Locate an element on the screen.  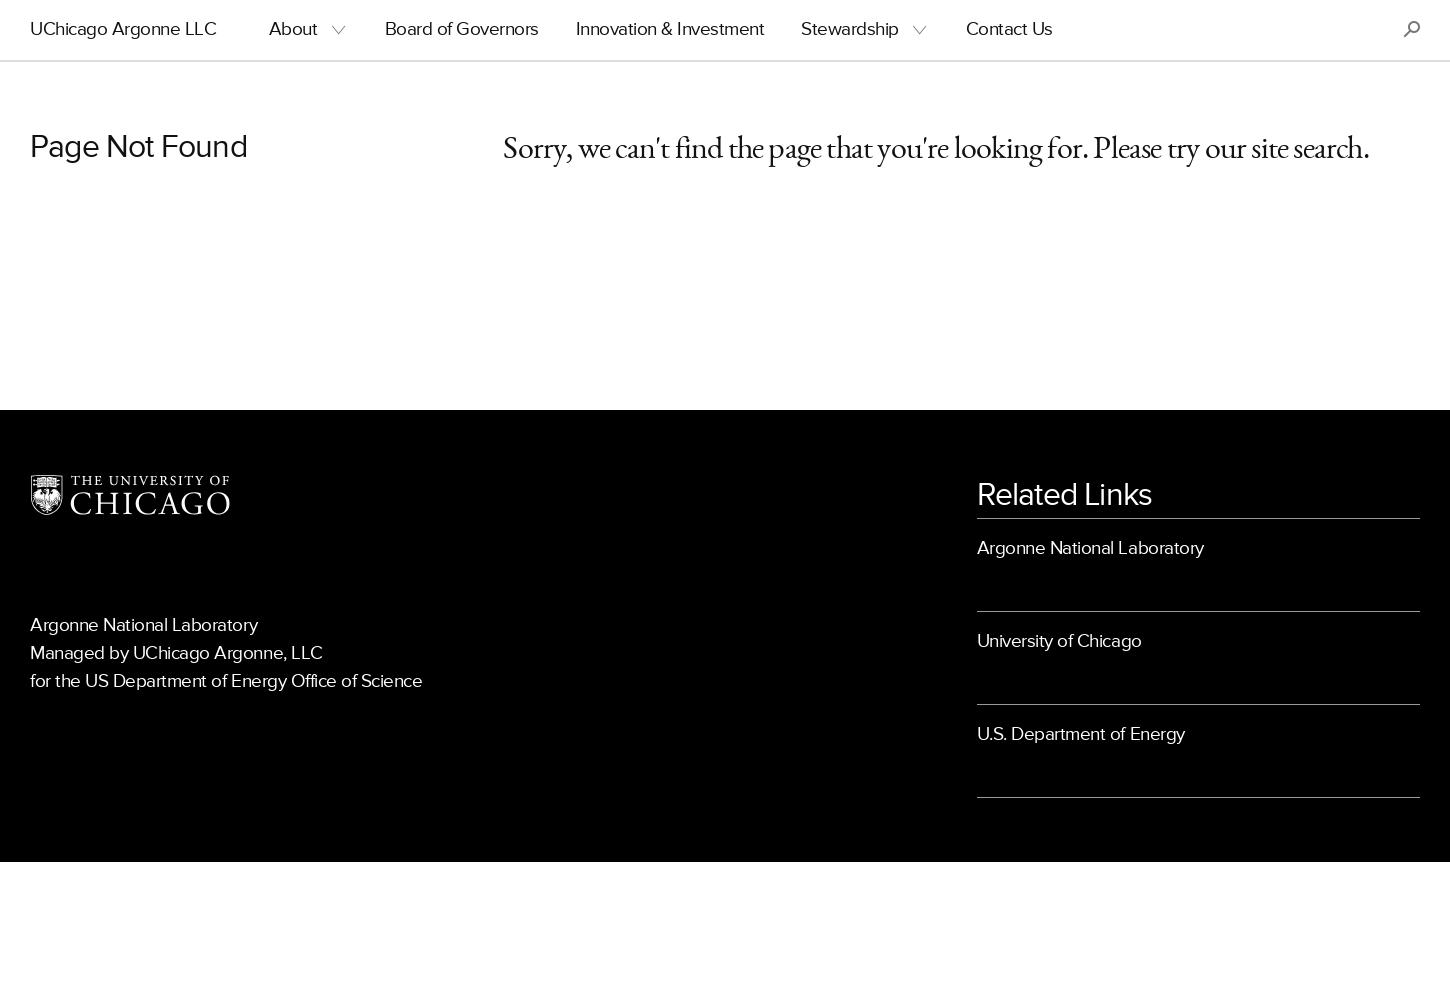
'UChicago Argonne LLC' is located at coordinates (121, 29).